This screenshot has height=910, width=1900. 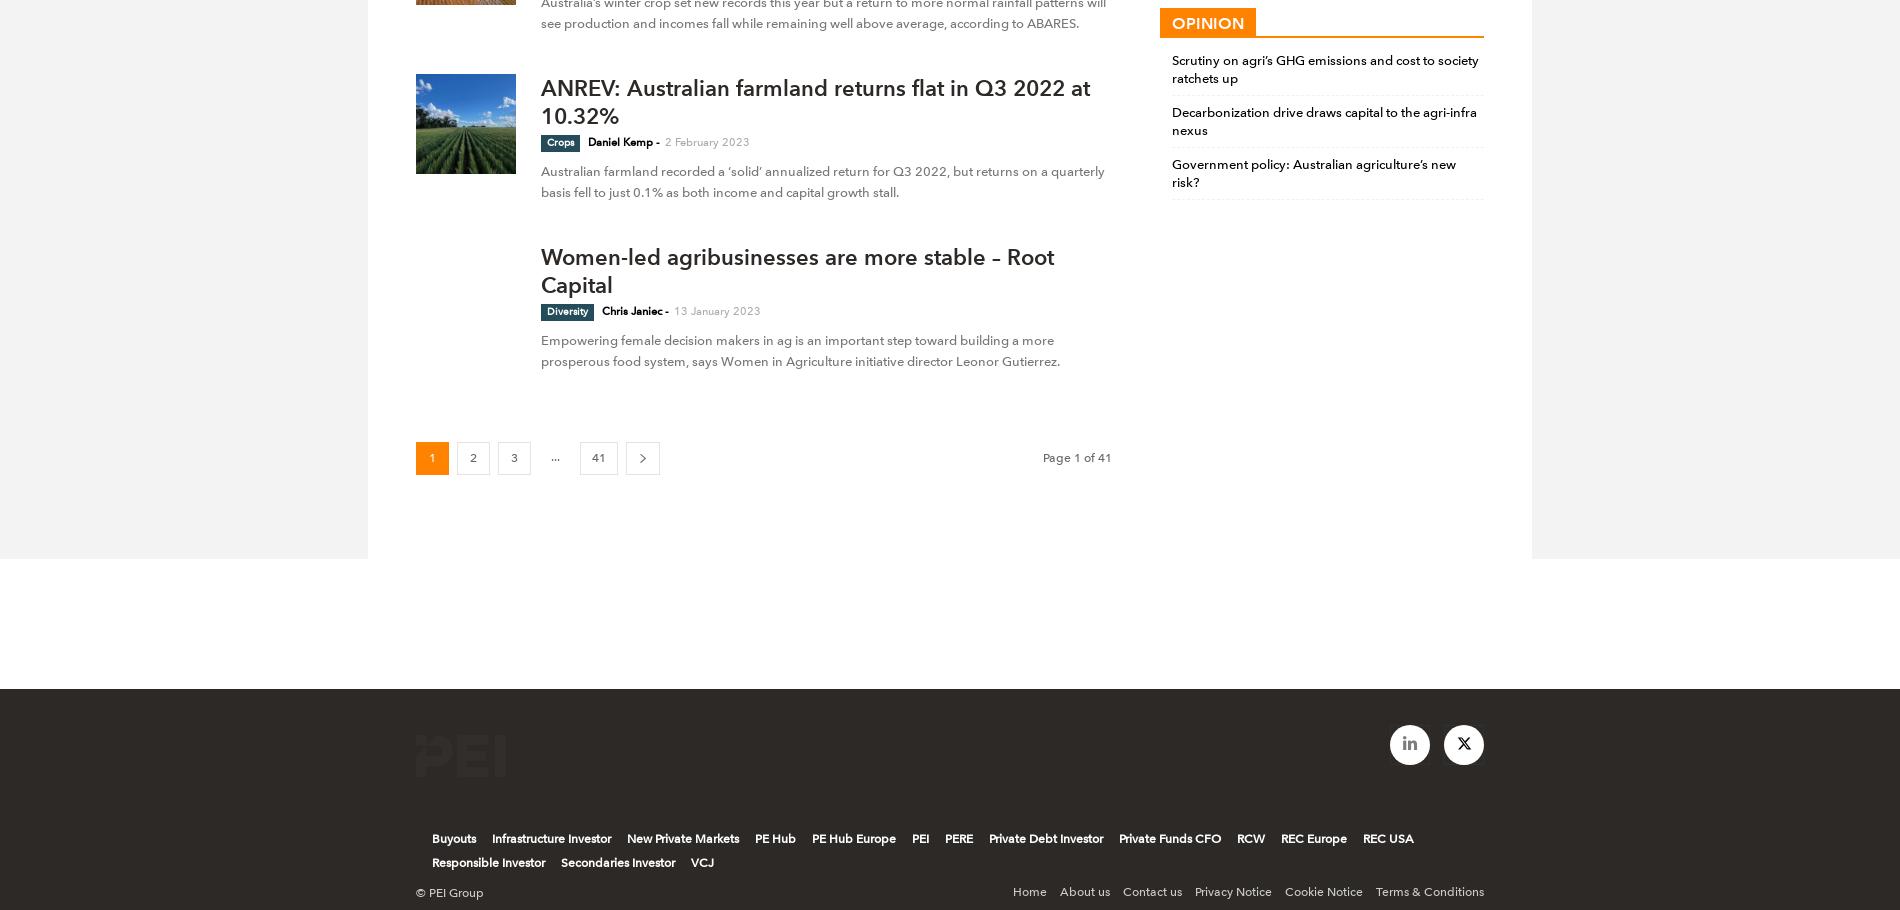 What do you see at coordinates (707, 141) in the screenshot?
I see `'2 February 2023'` at bounding box center [707, 141].